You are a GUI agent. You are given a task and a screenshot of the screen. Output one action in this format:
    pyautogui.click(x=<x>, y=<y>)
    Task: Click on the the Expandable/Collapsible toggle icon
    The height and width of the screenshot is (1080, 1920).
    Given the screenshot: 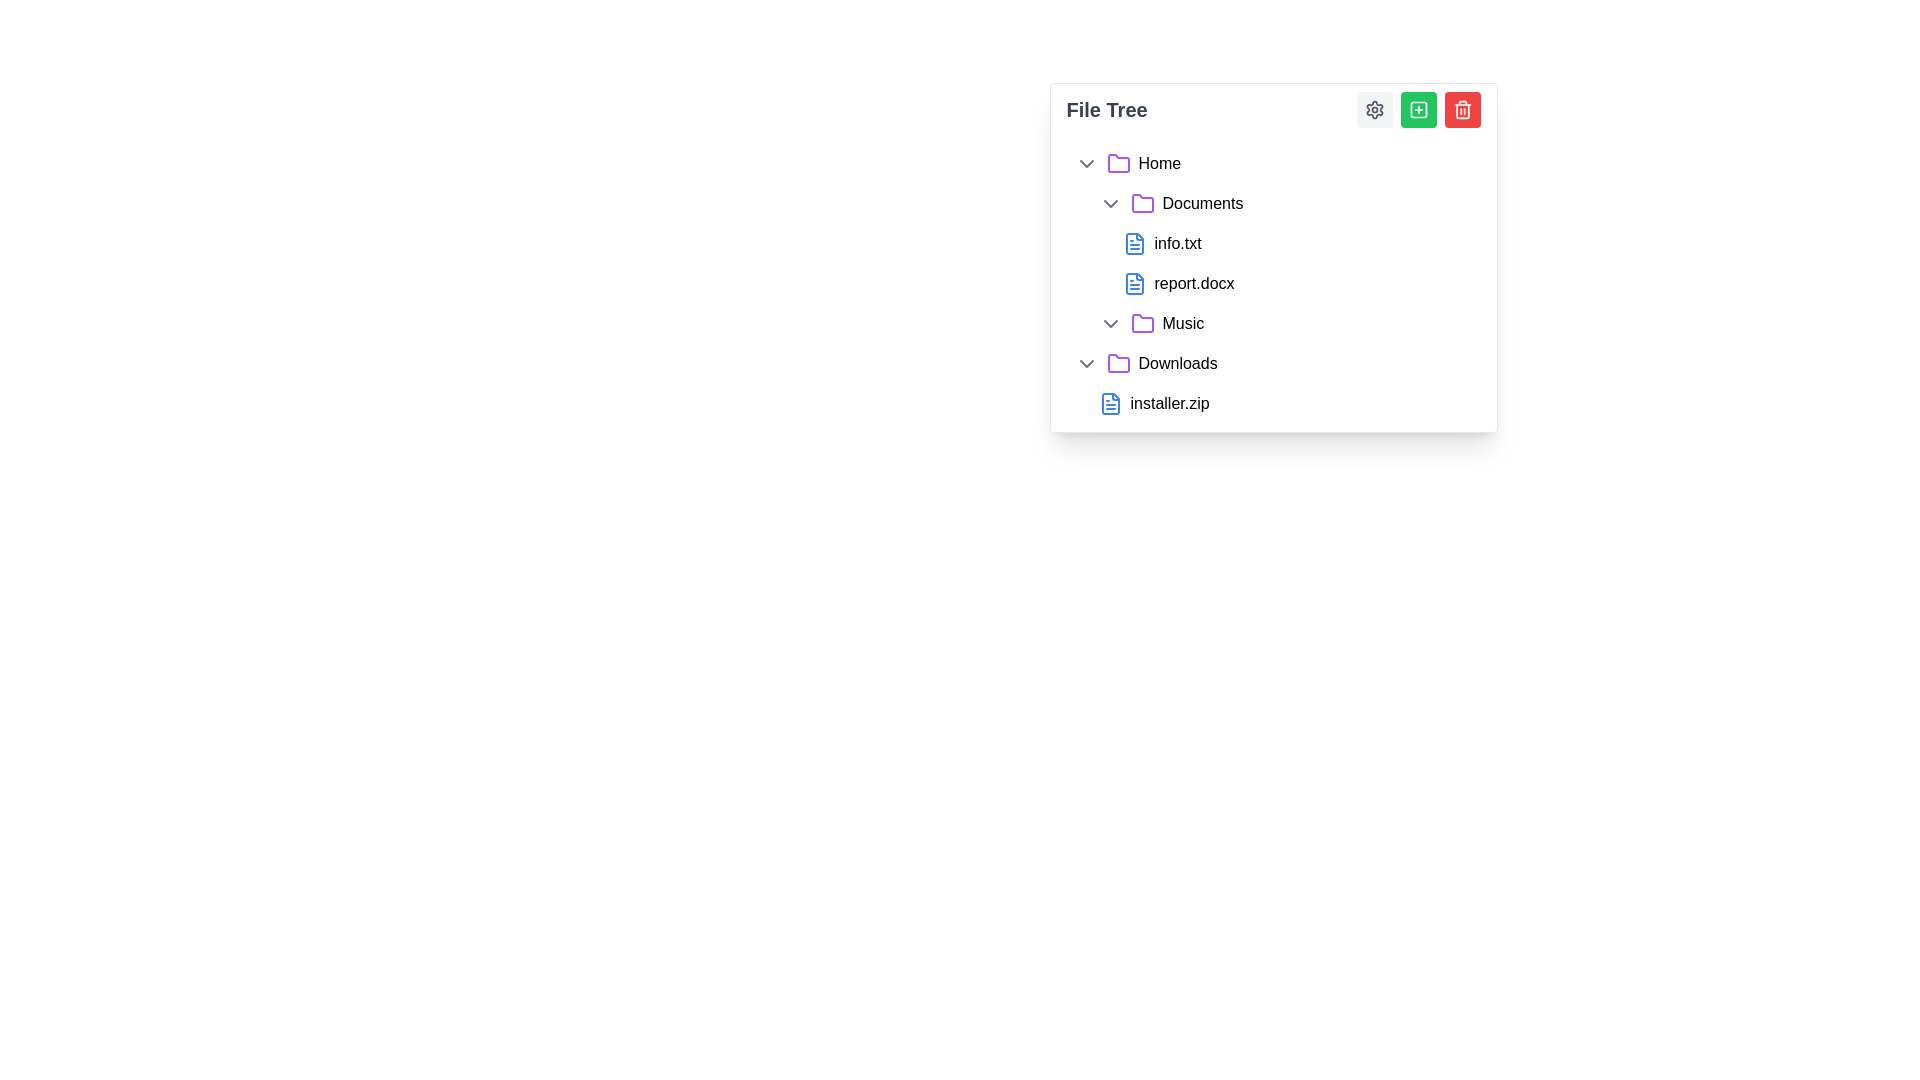 What is the action you would take?
    pyautogui.click(x=1085, y=363)
    